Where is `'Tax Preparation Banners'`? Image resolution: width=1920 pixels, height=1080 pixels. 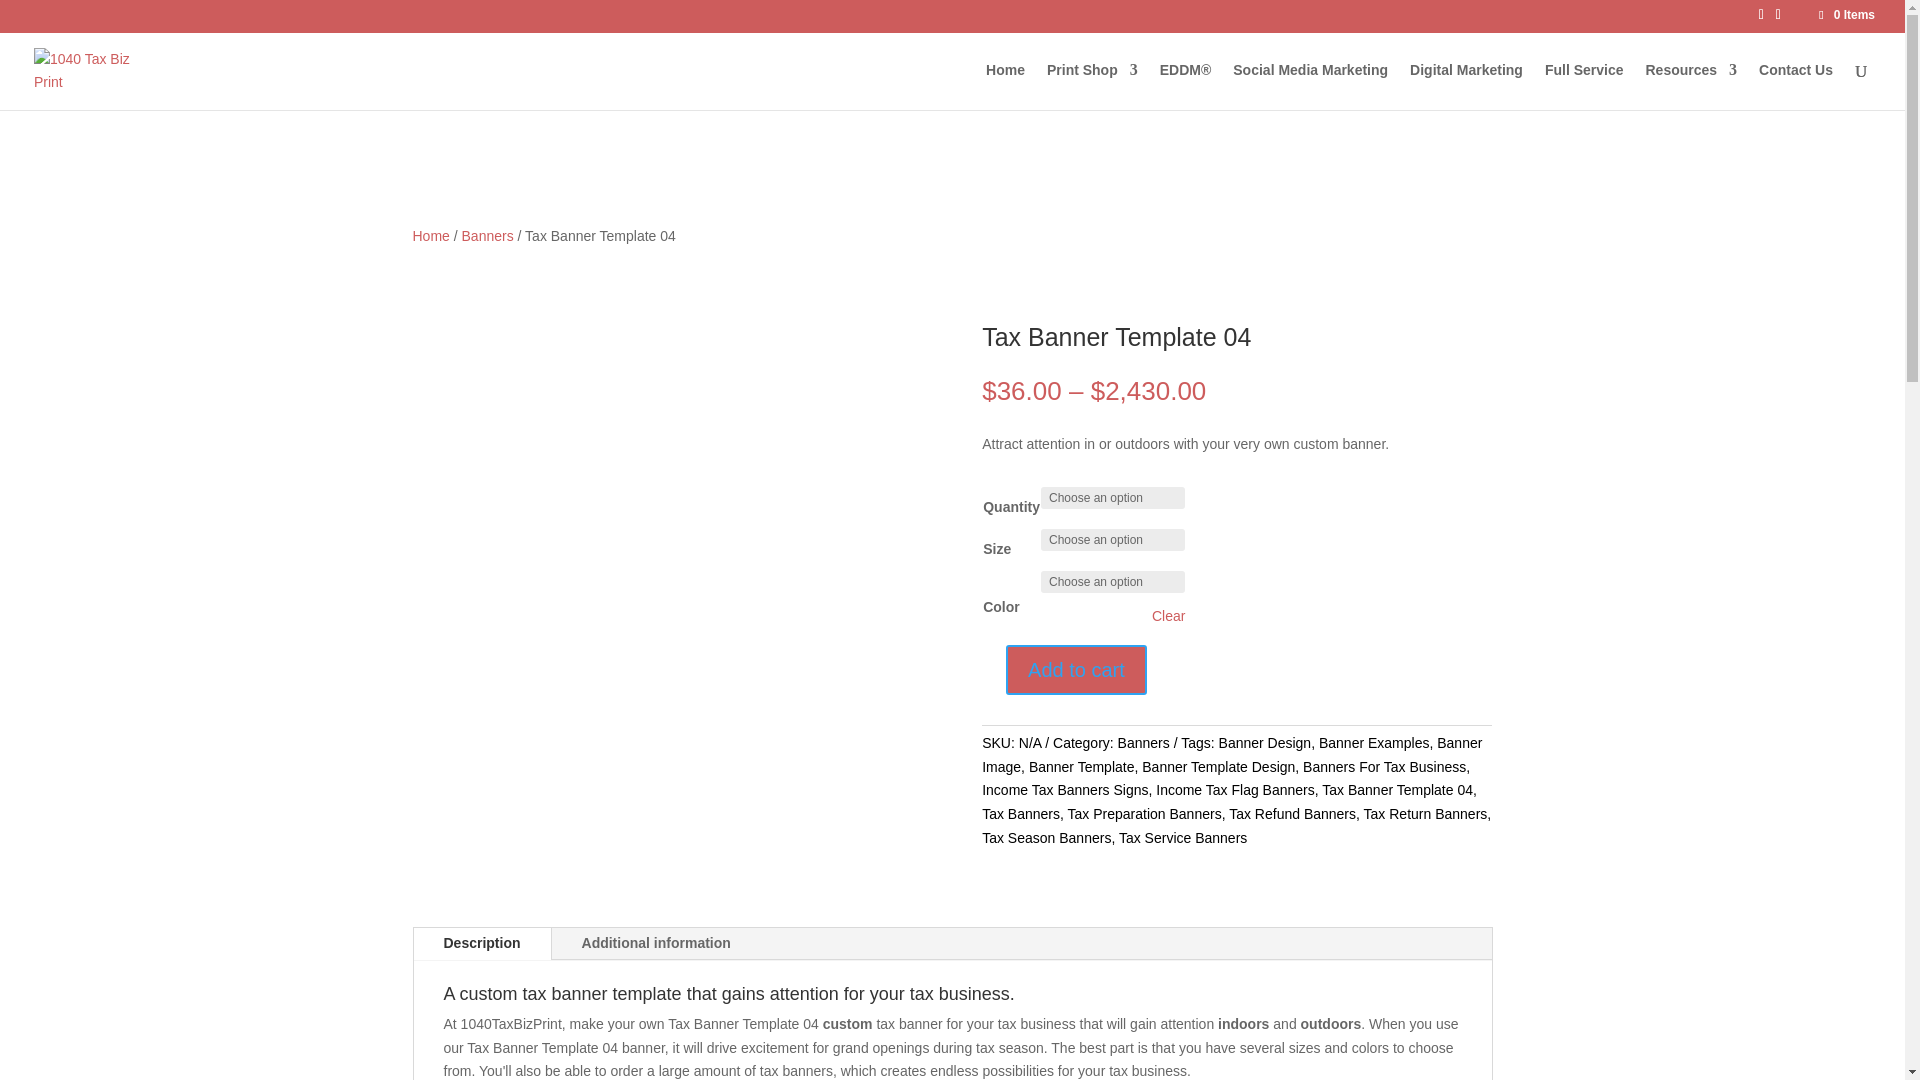
'Tax Preparation Banners' is located at coordinates (1145, 813).